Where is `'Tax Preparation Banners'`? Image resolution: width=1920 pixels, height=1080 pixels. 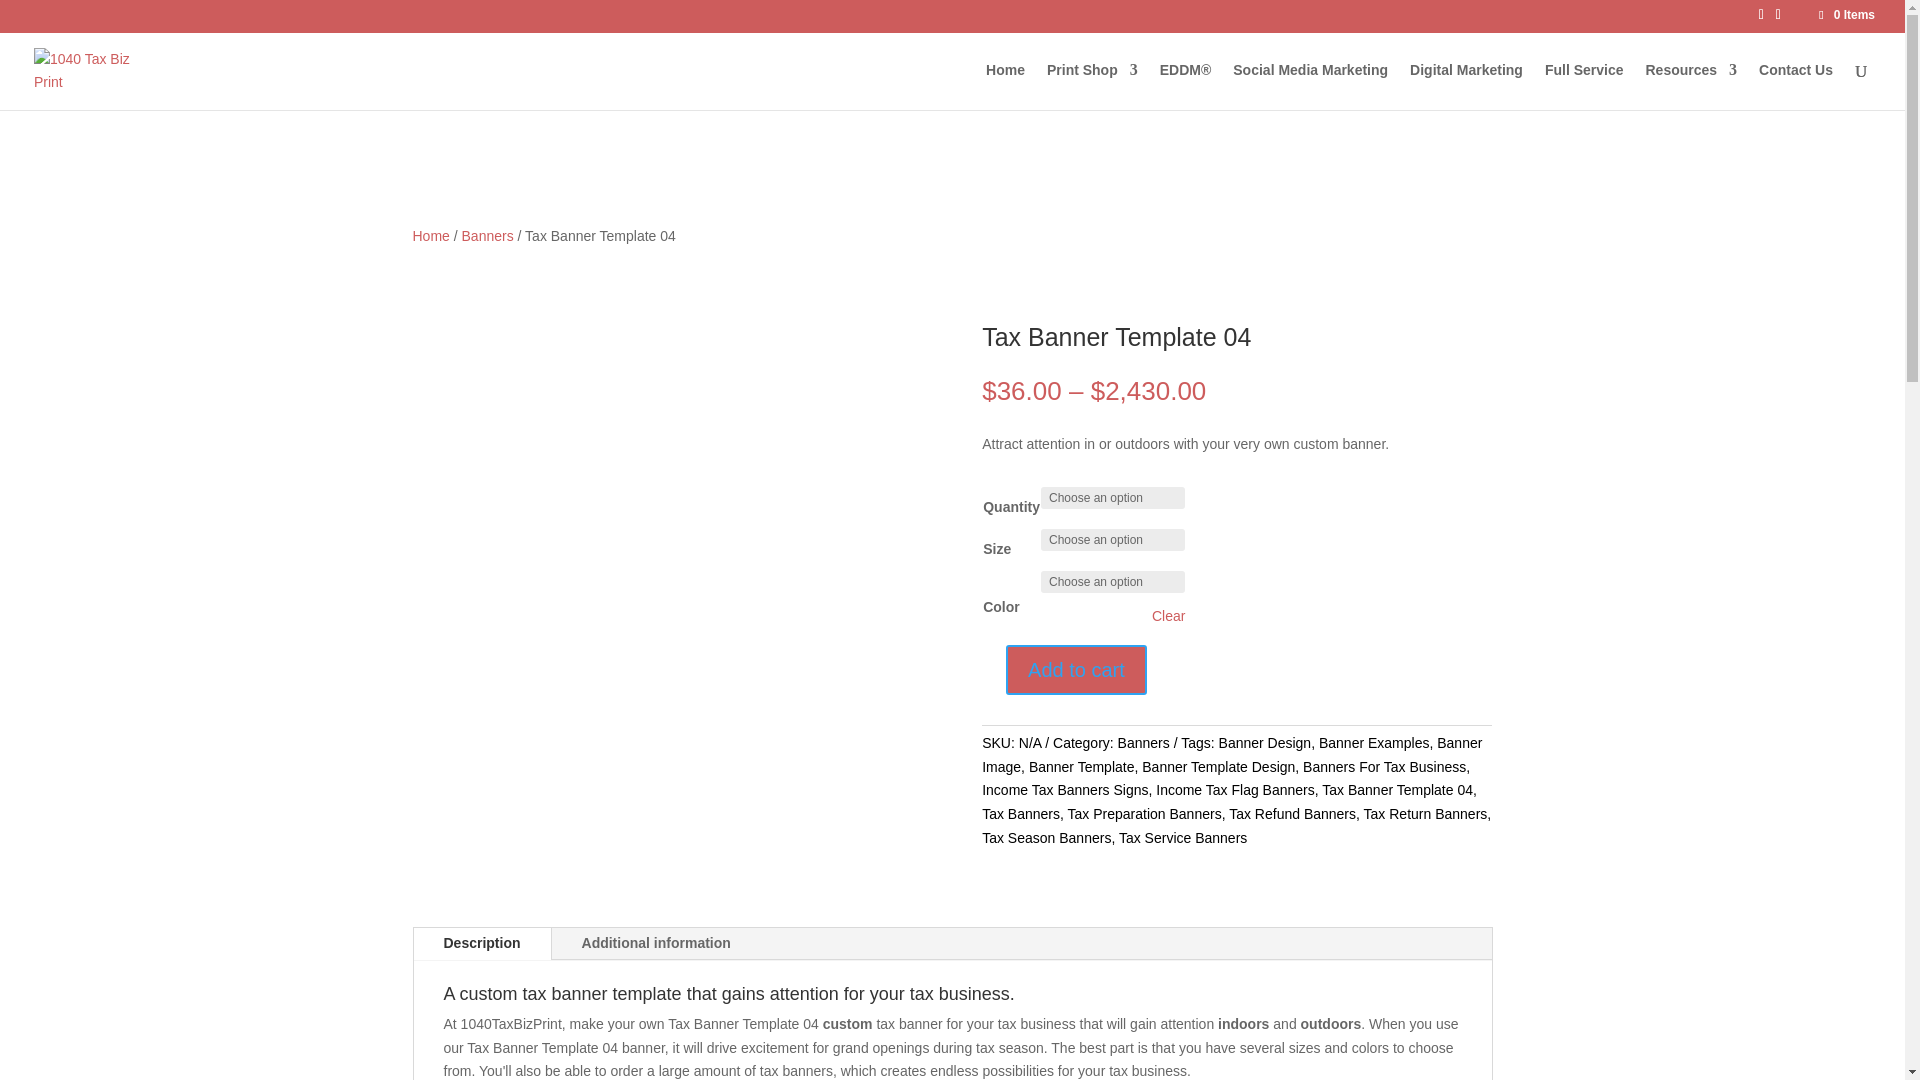
'Tax Preparation Banners' is located at coordinates (1145, 813).